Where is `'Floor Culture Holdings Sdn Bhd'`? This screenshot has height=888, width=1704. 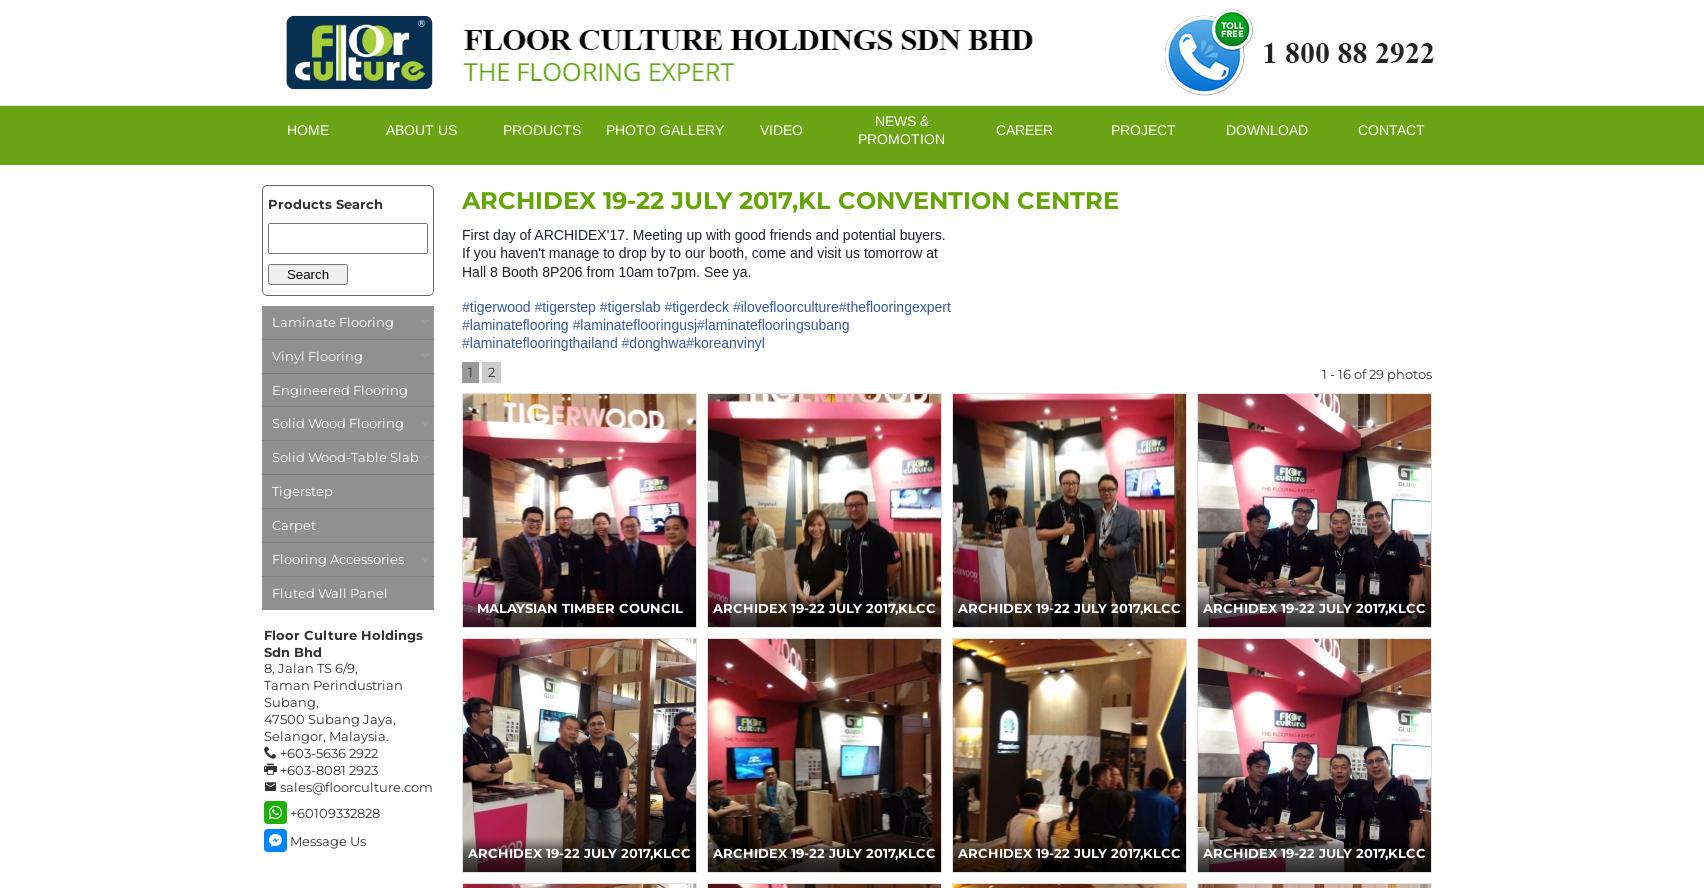 'Floor Culture Holdings Sdn Bhd' is located at coordinates (342, 641).